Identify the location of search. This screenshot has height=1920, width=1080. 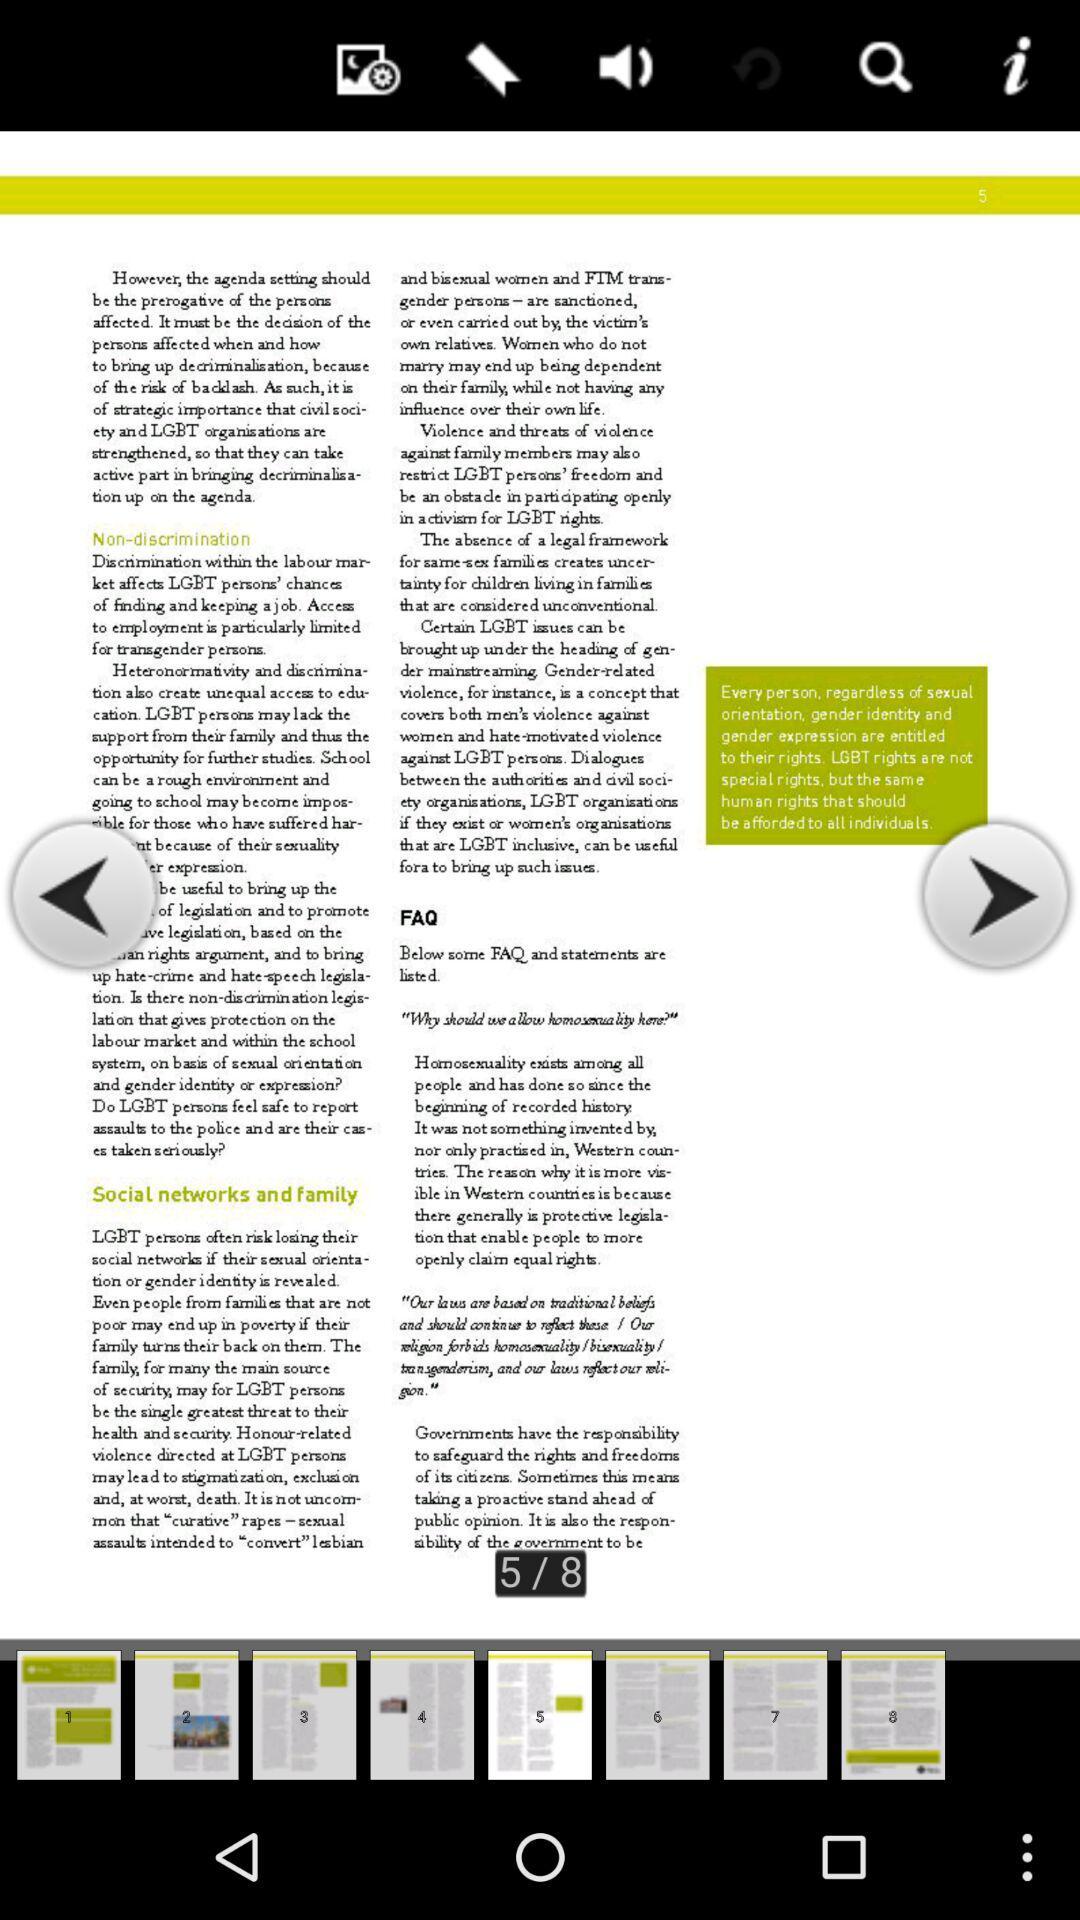
(882, 65).